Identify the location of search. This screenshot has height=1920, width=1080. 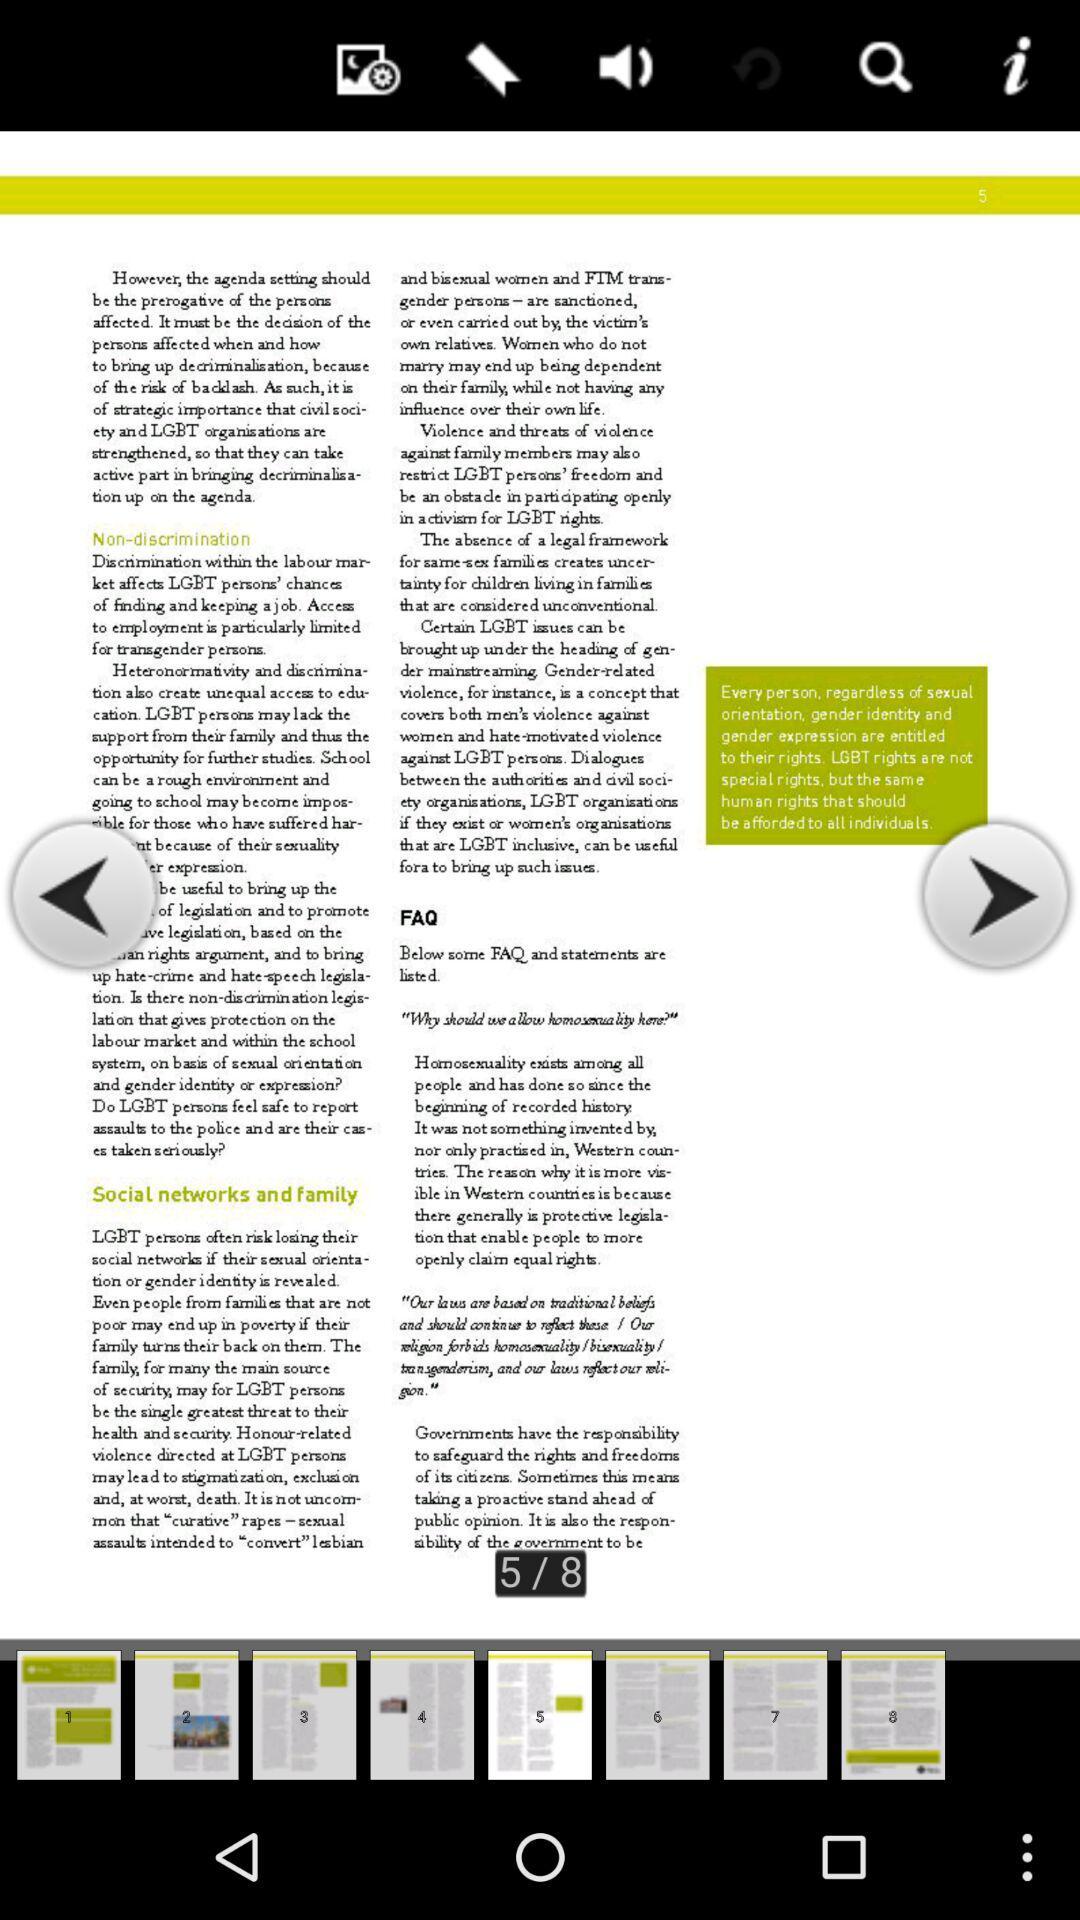
(882, 65).